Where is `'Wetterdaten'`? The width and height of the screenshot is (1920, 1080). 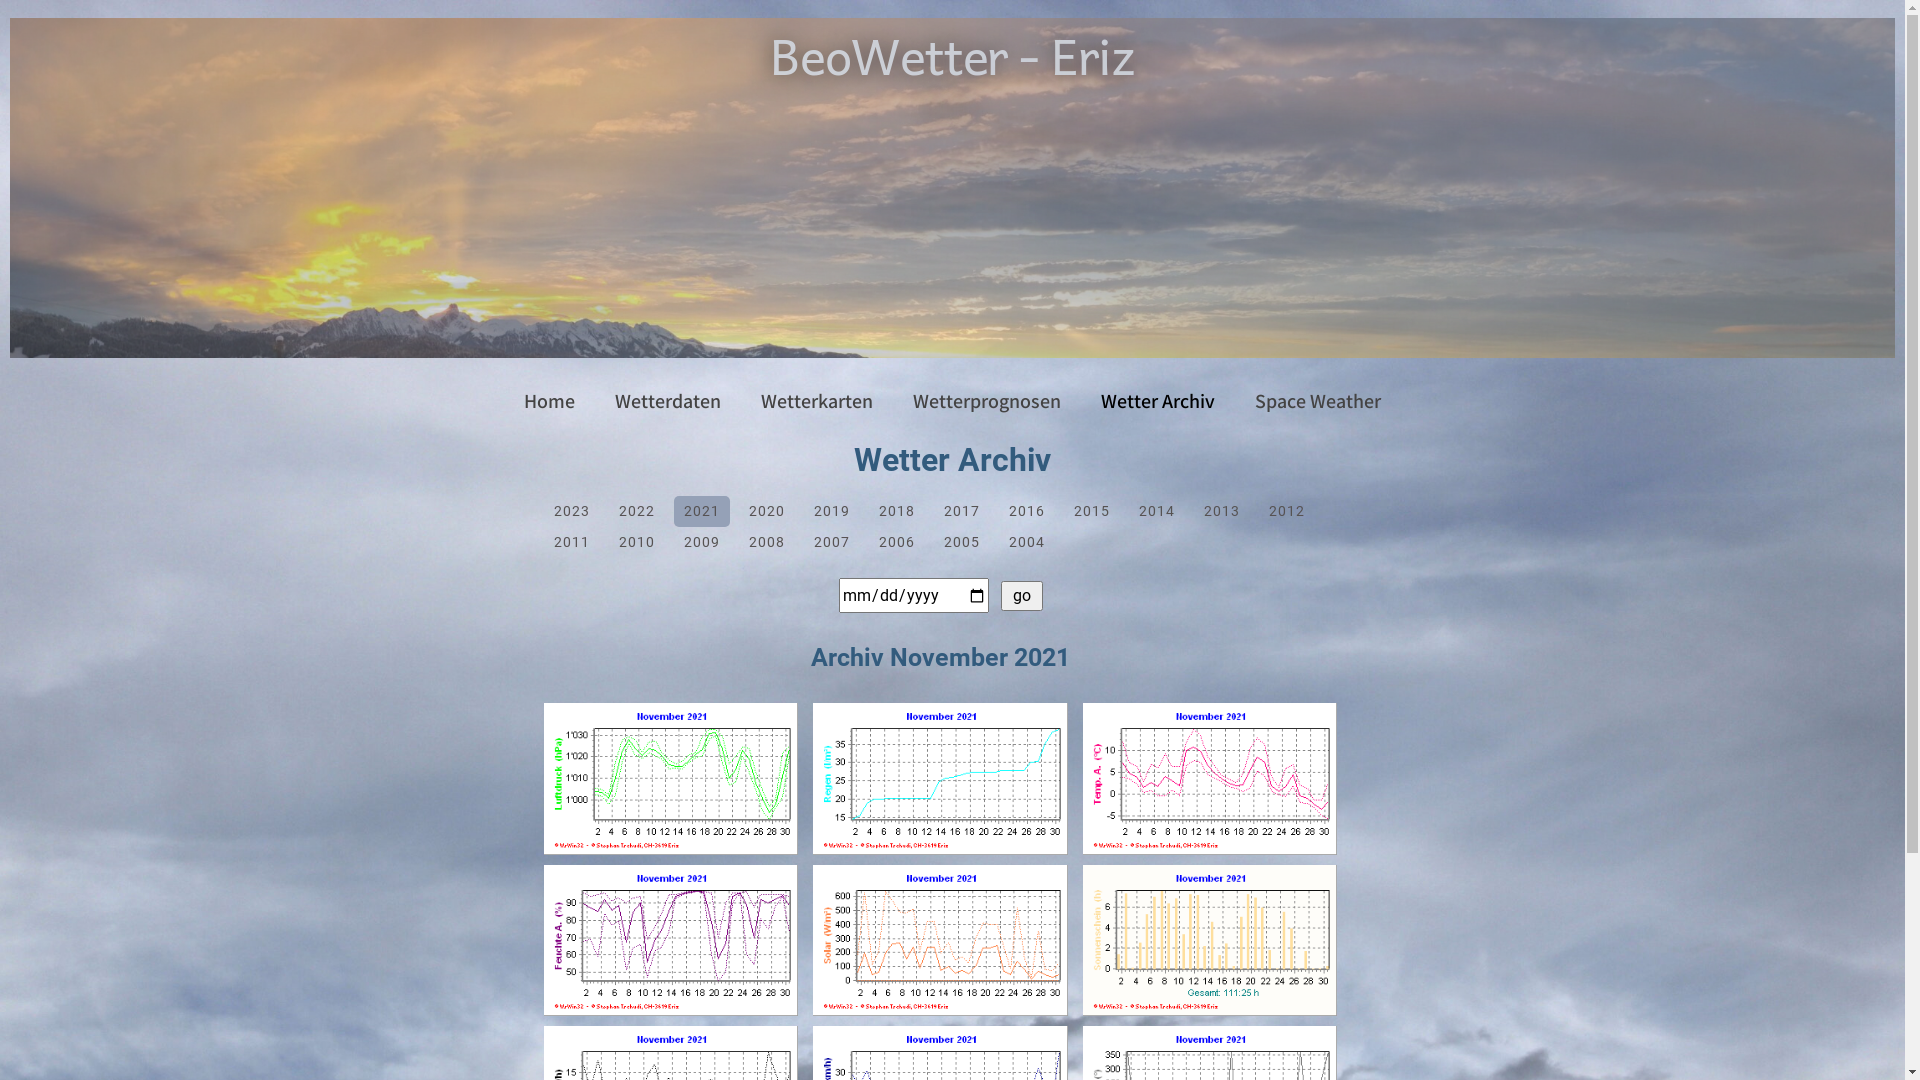 'Wetterdaten' is located at coordinates (667, 401).